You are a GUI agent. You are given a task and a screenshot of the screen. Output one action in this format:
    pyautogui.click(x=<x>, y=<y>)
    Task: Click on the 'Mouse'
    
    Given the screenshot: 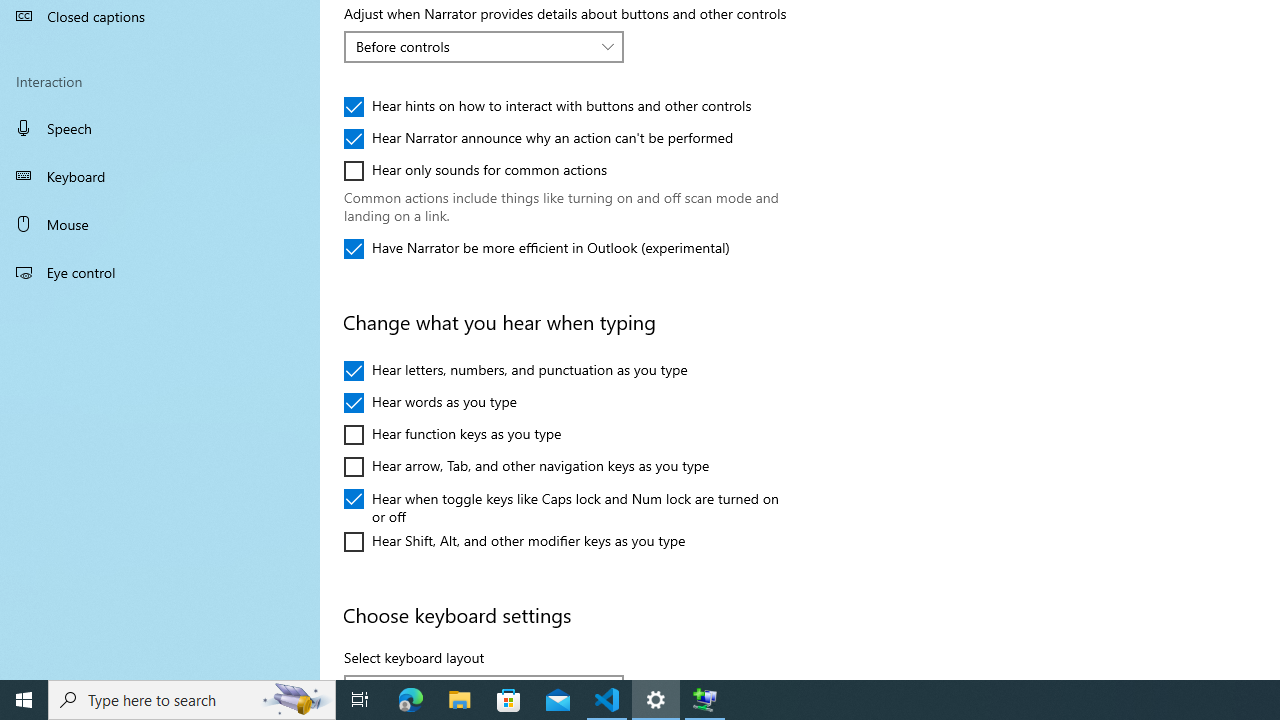 What is the action you would take?
    pyautogui.click(x=160, y=223)
    